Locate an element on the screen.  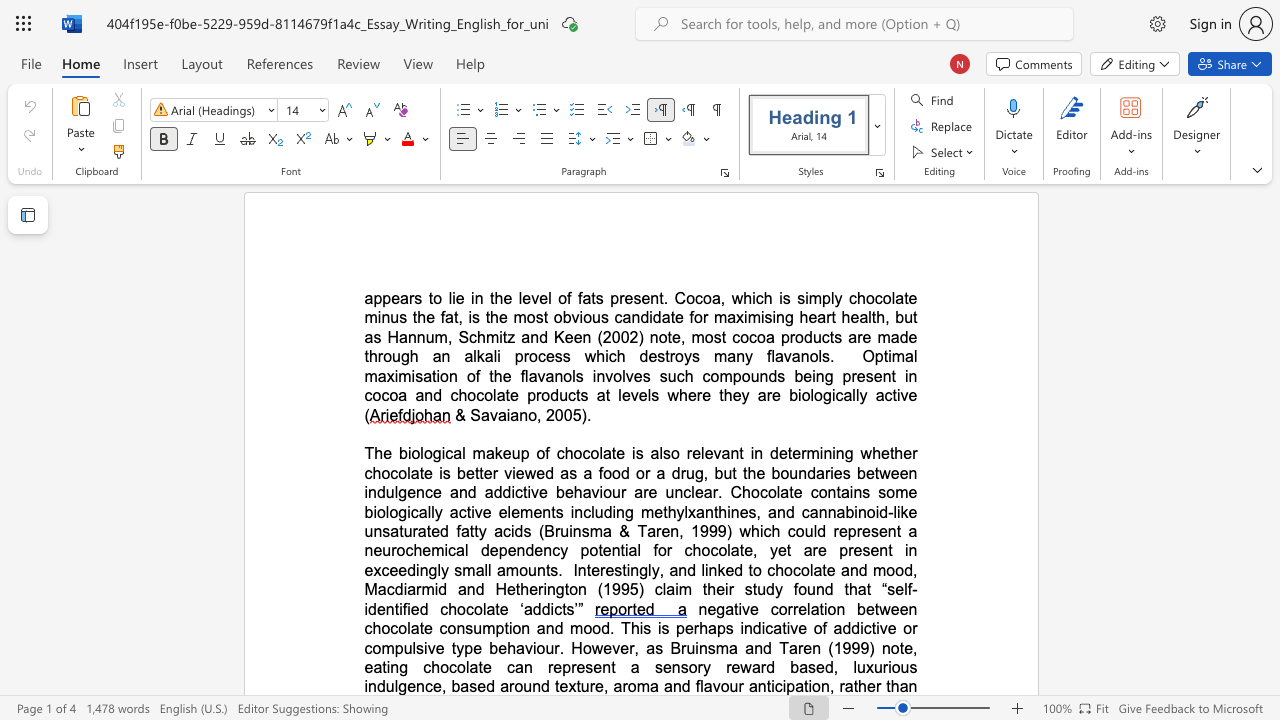
the subset text "ndulgence, based a" within the text "a sensory reward based, luxurious indulgence, based around texture," is located at coordinates (368, 685).